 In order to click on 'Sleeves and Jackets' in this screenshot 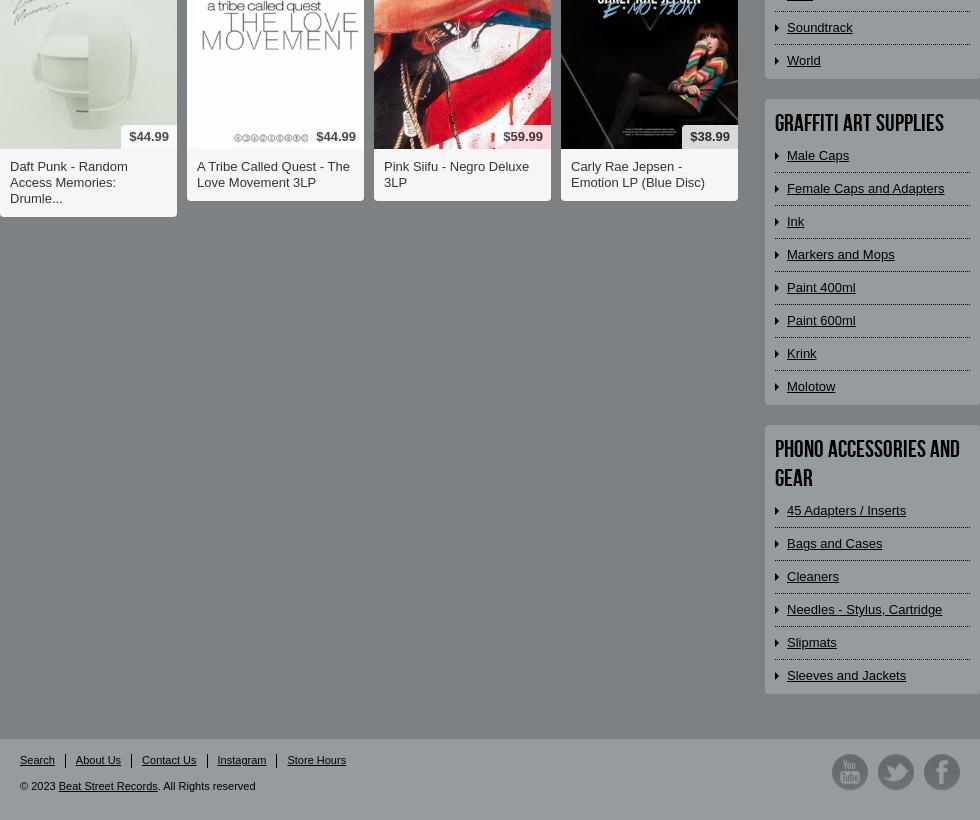, I will do `click(846, 675)`.